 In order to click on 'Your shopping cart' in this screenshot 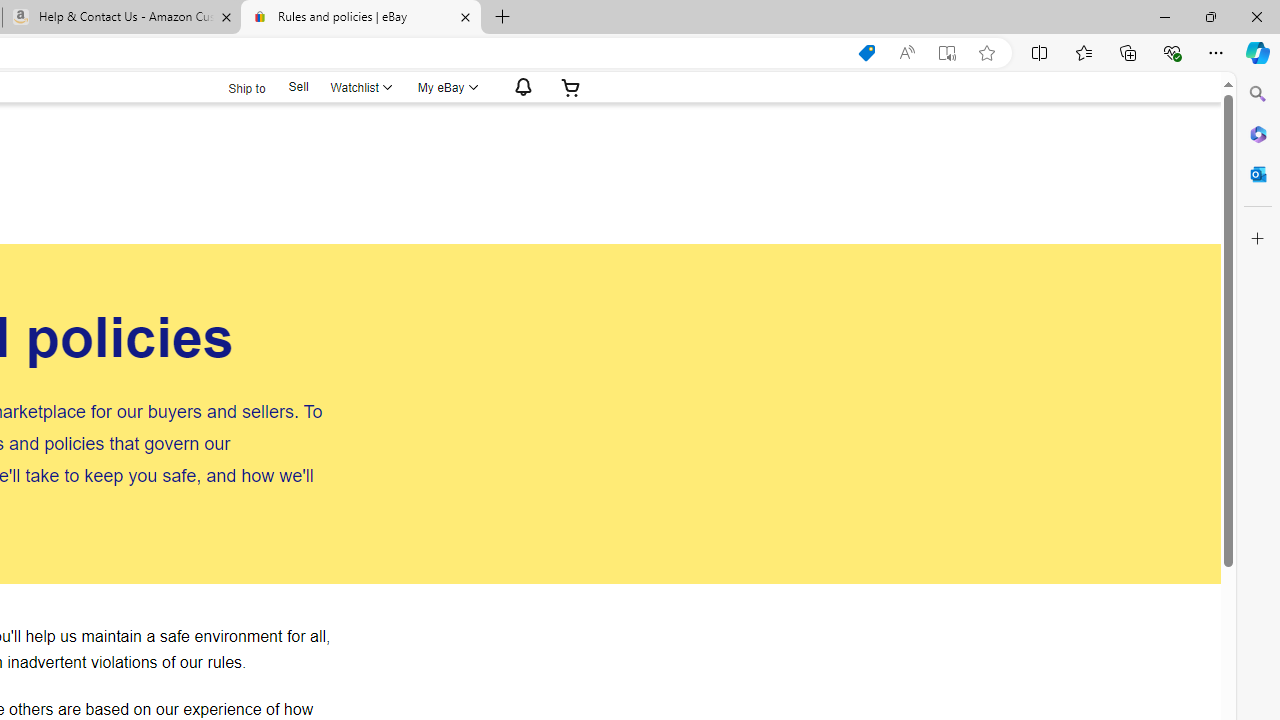, I will do `click(569, 86)`.